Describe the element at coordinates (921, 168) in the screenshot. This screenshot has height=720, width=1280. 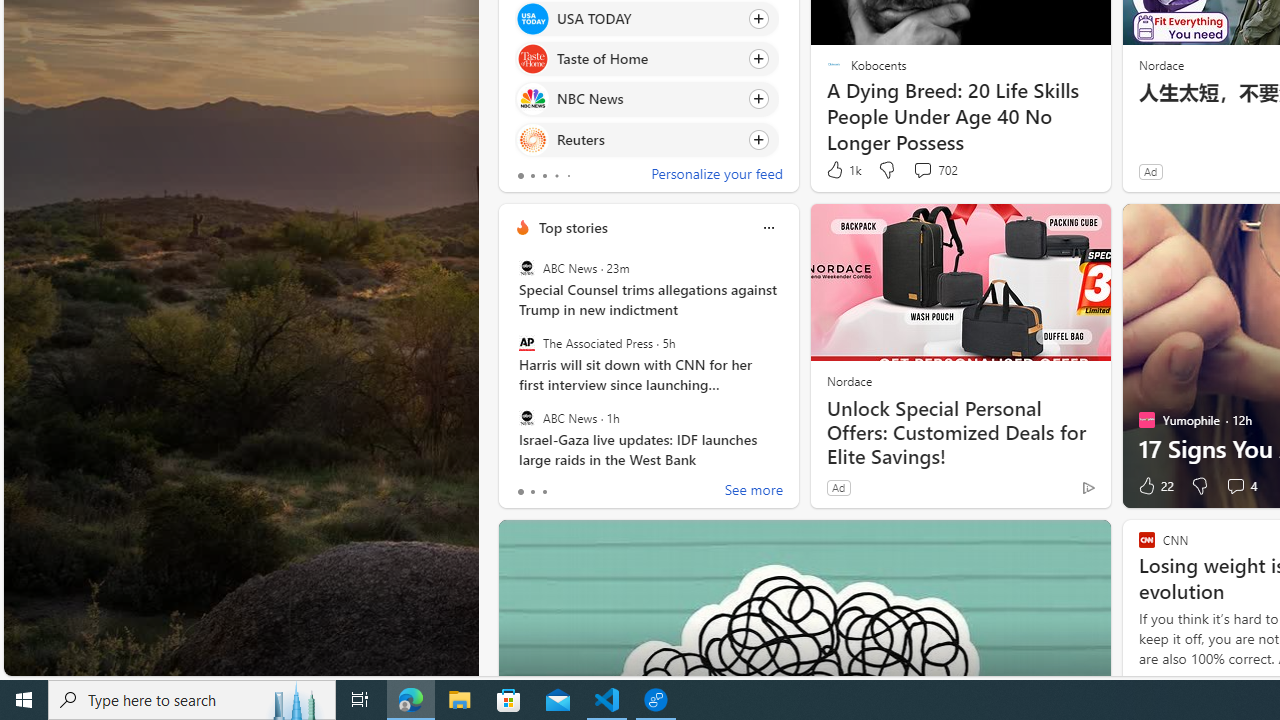
I see `'View comments 702 Comment'` at that location.